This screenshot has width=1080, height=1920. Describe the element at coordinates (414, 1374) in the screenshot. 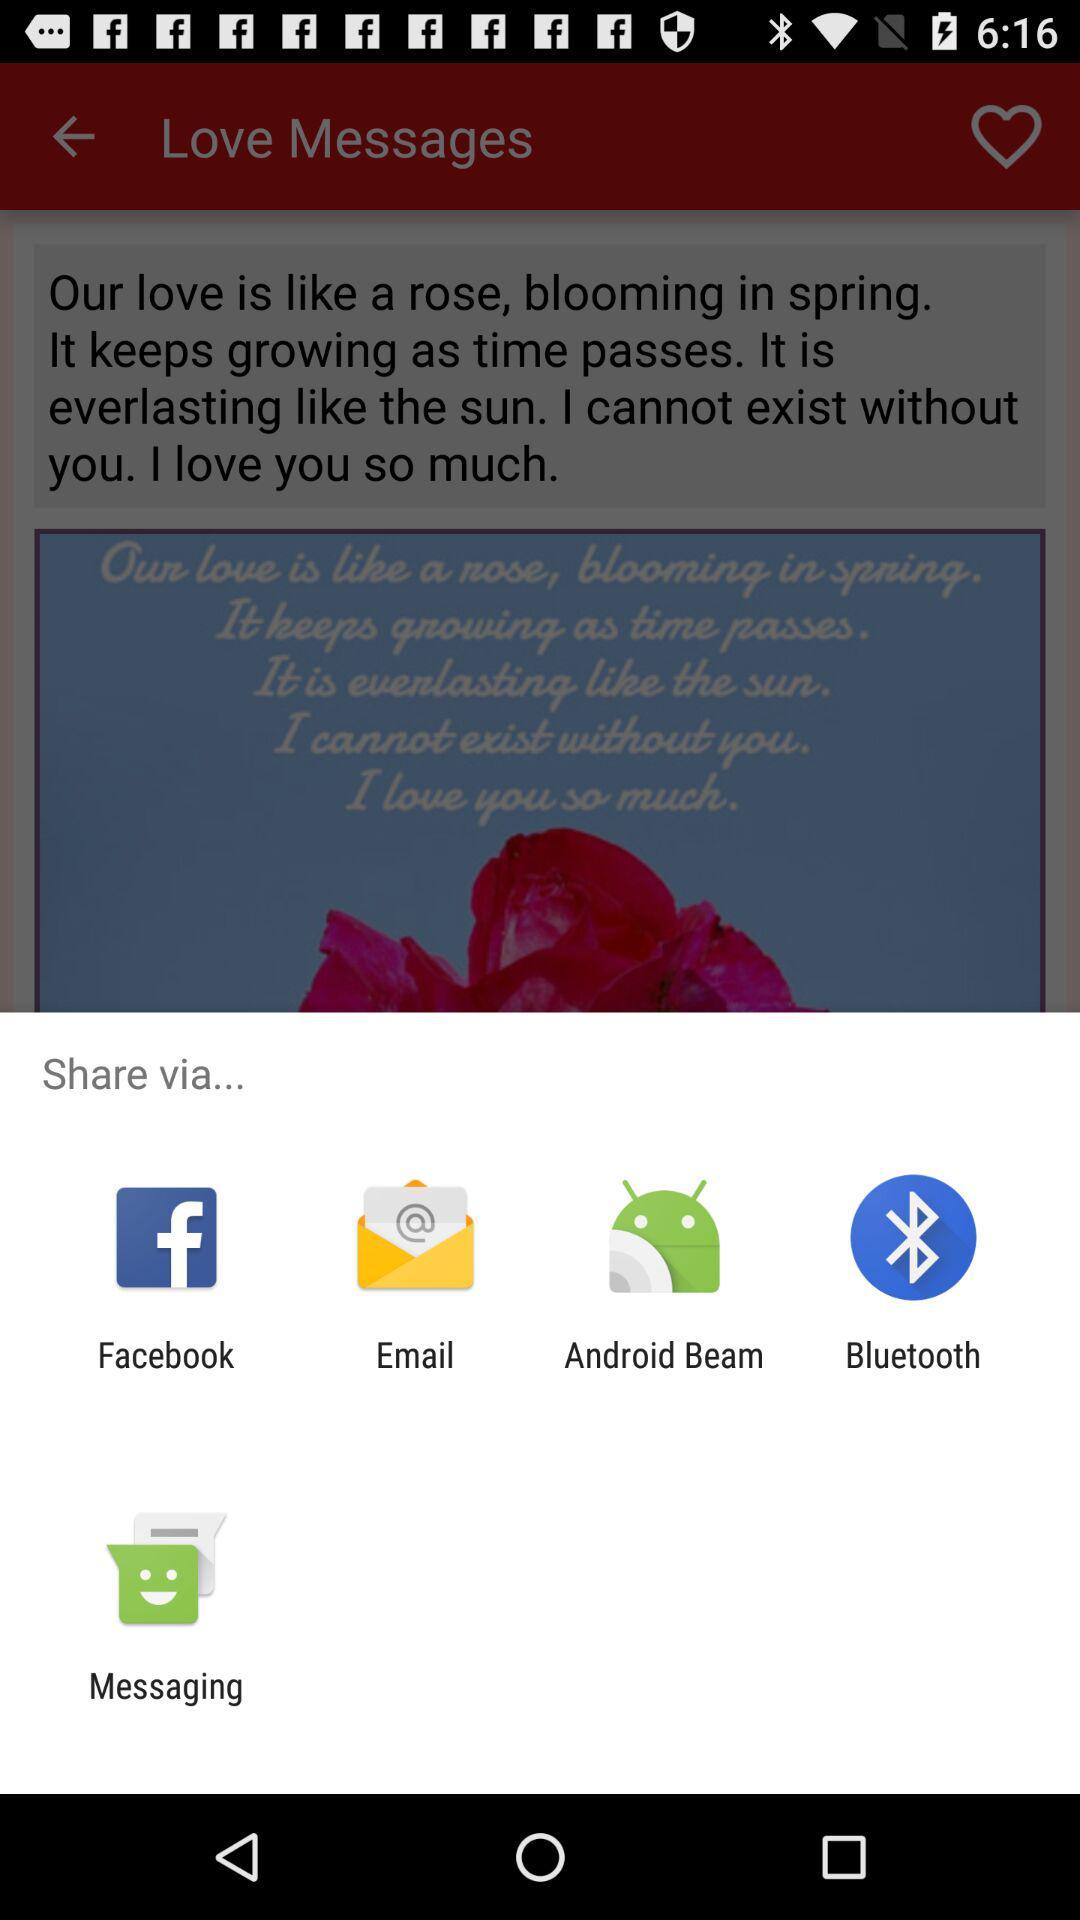

I see `icon to the right of the facebook item` at that location.